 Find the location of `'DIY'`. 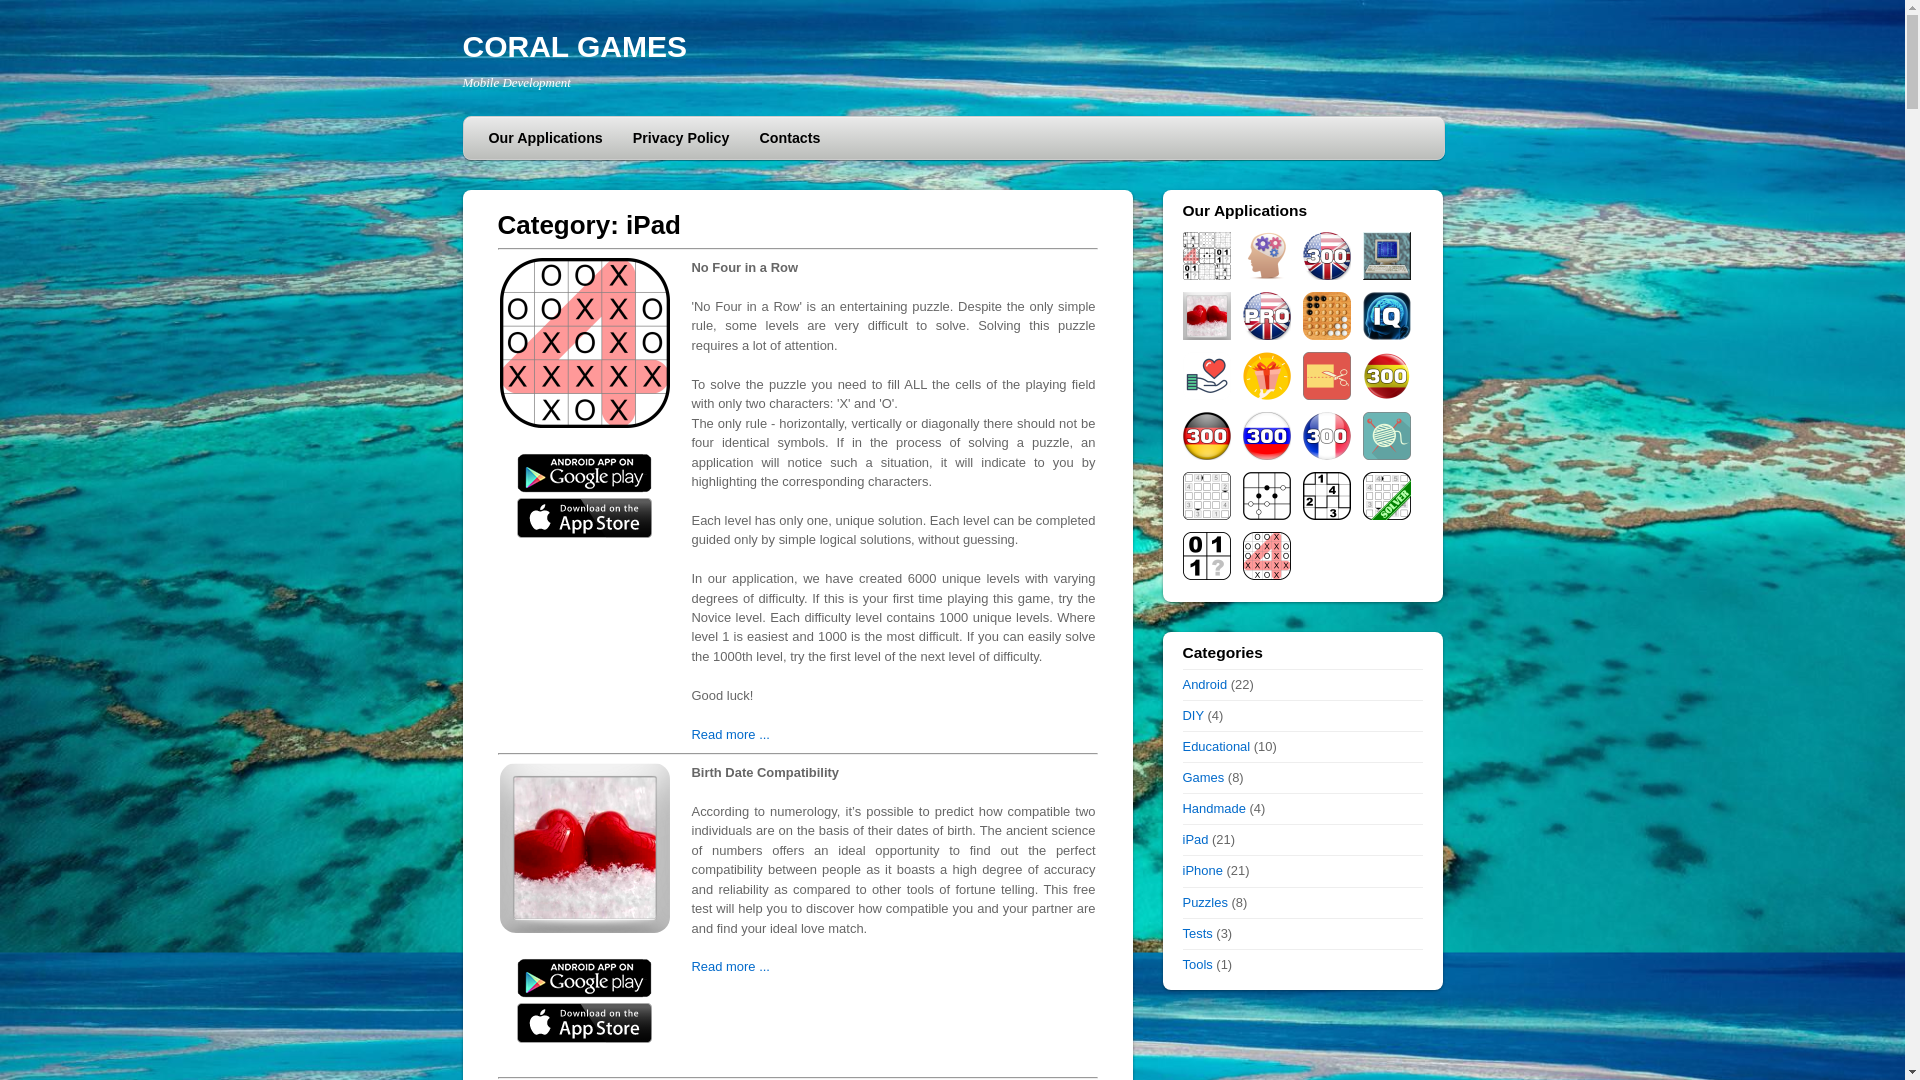

'DIY' is located at coordinates (1181, 714).